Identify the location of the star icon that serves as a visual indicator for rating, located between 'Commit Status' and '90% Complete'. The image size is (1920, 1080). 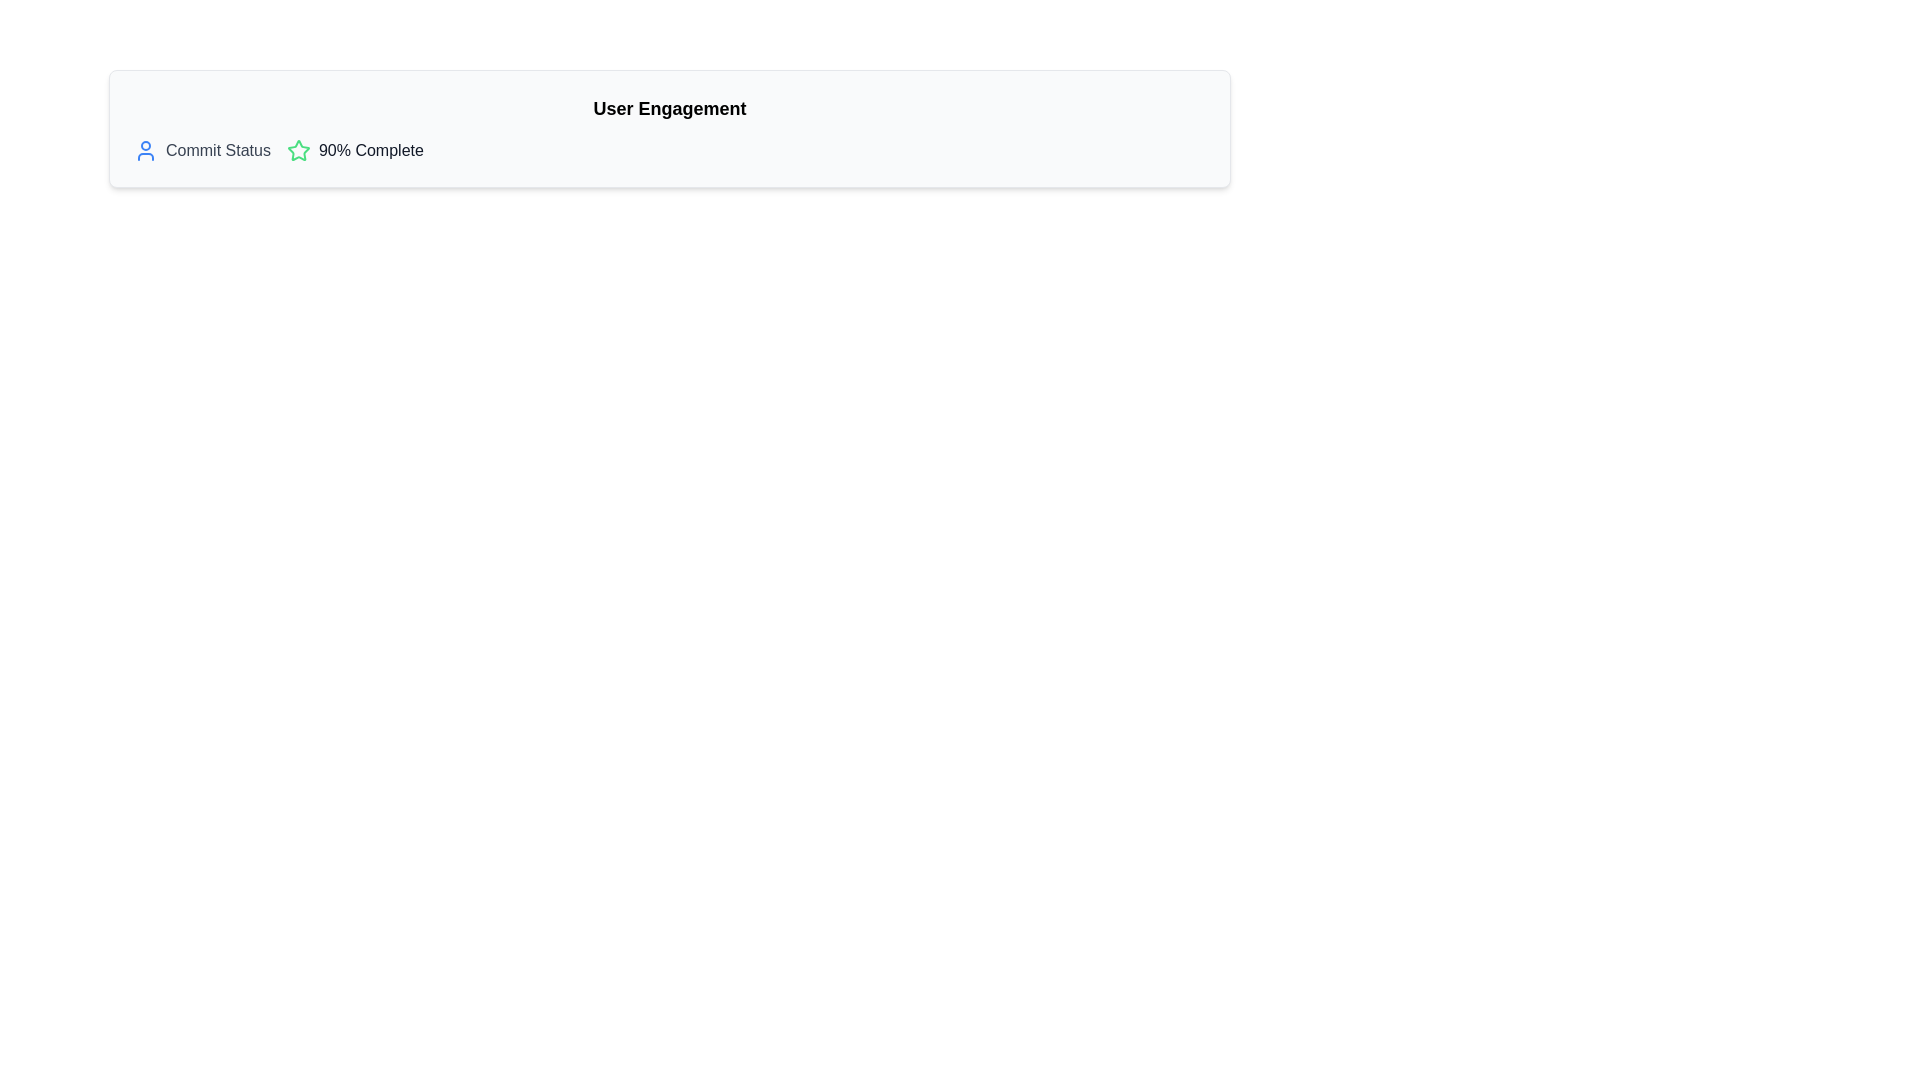
(297, 149).